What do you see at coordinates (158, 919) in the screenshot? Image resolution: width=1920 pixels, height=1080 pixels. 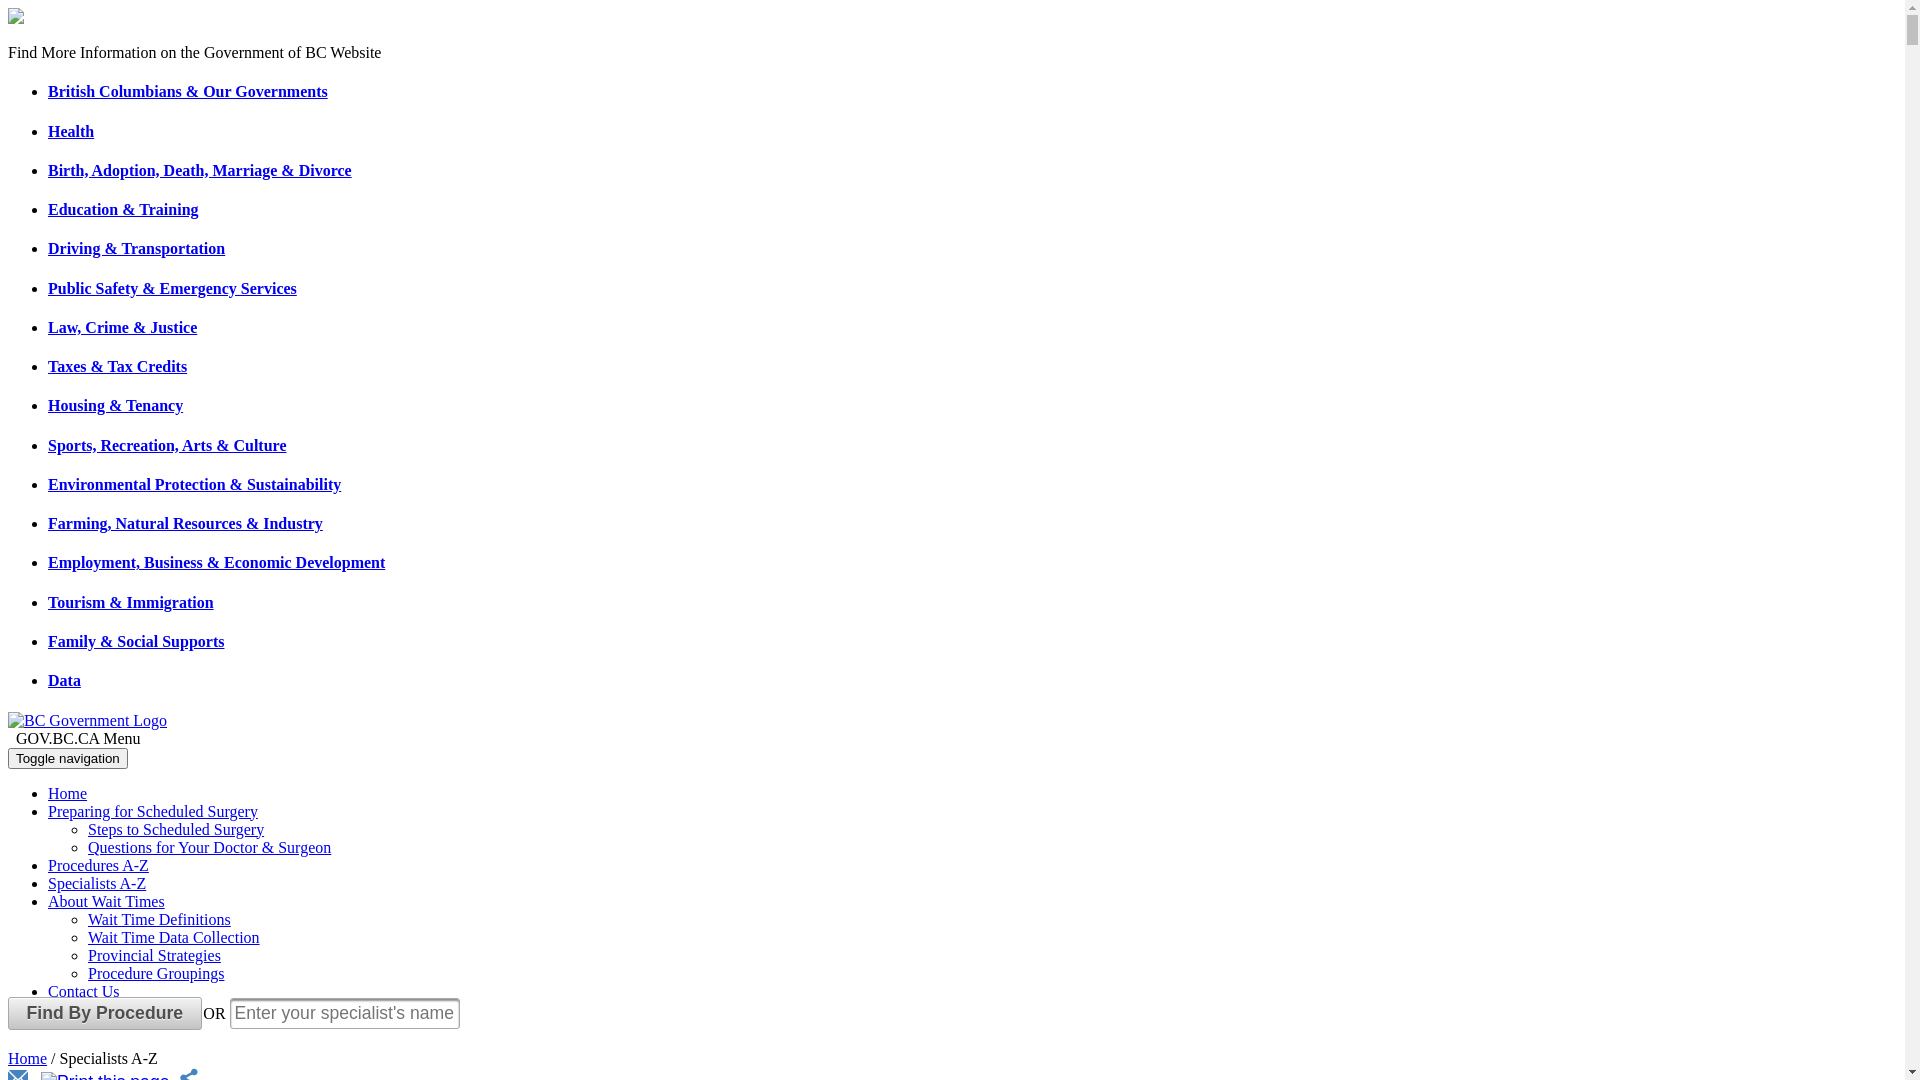 I see `'Wait Time Definitions'` at bounding box center [158, 919].